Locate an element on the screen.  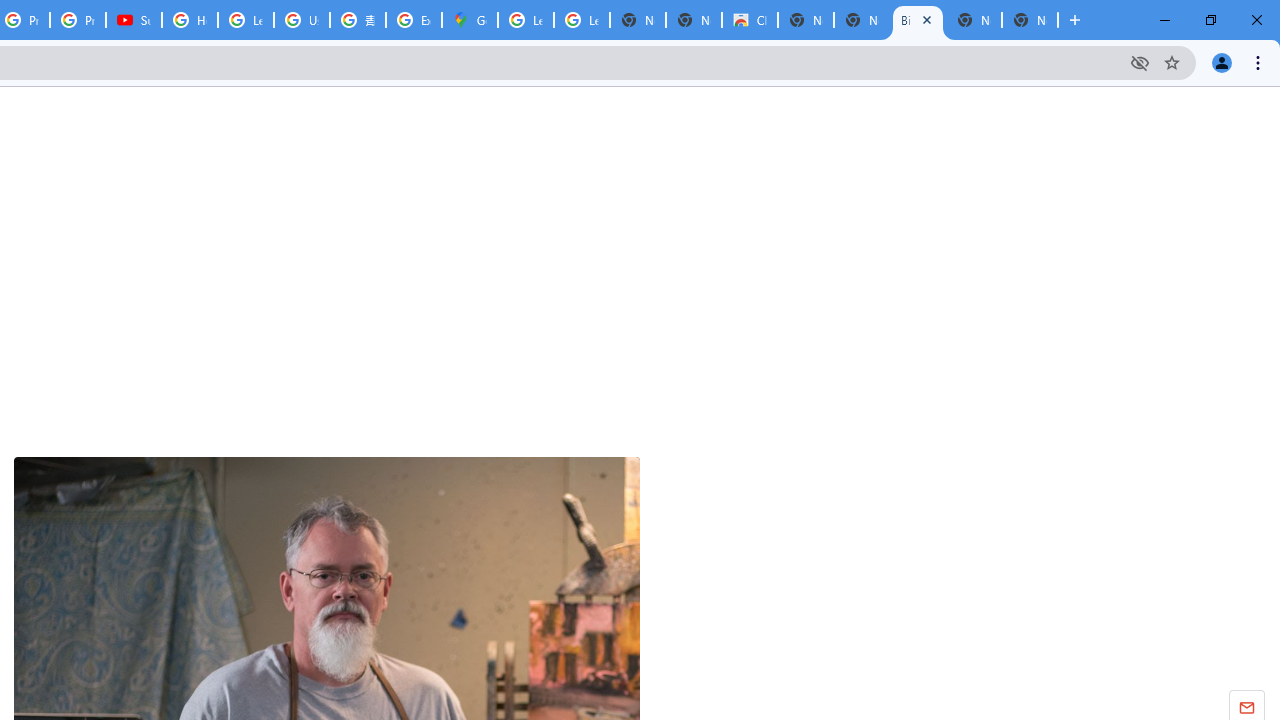
'New Tab' is located at coordinates (1030, 20).